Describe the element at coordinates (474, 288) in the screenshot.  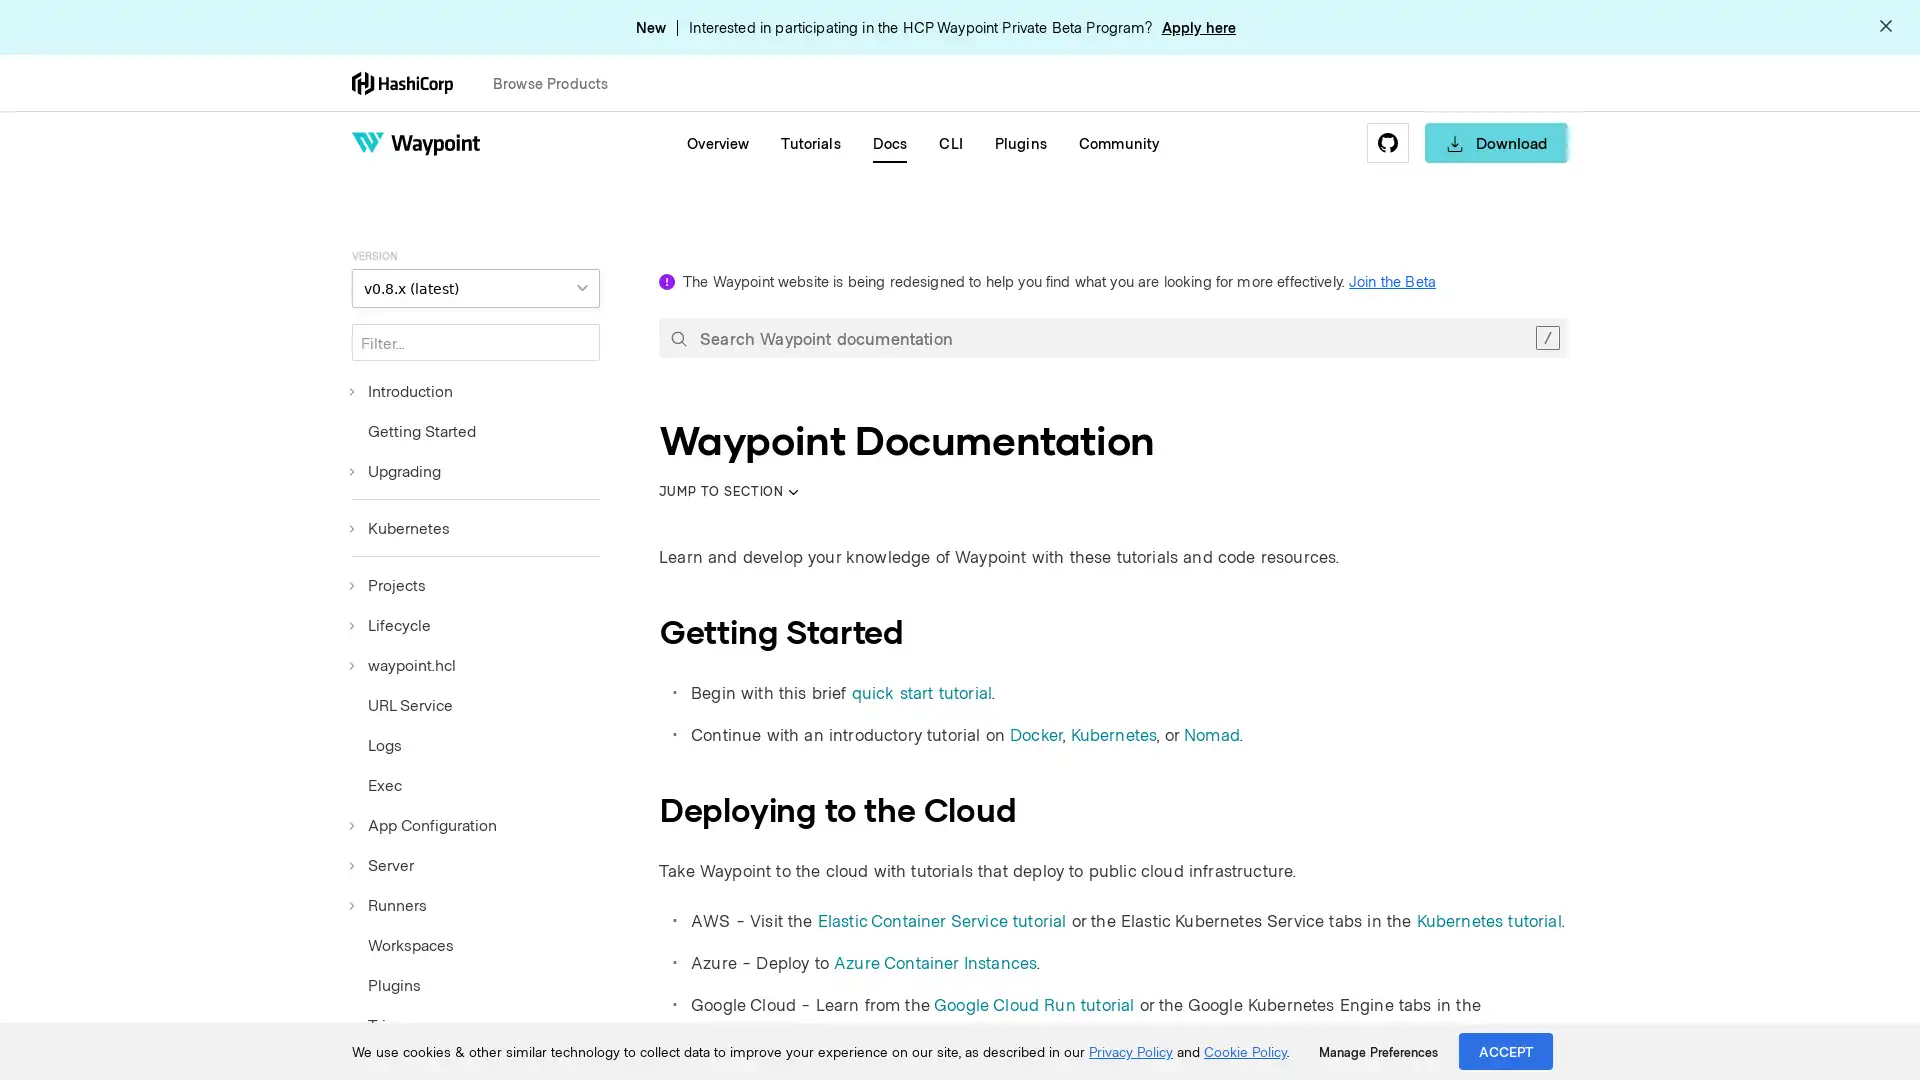
I see `VERSION` at that location.